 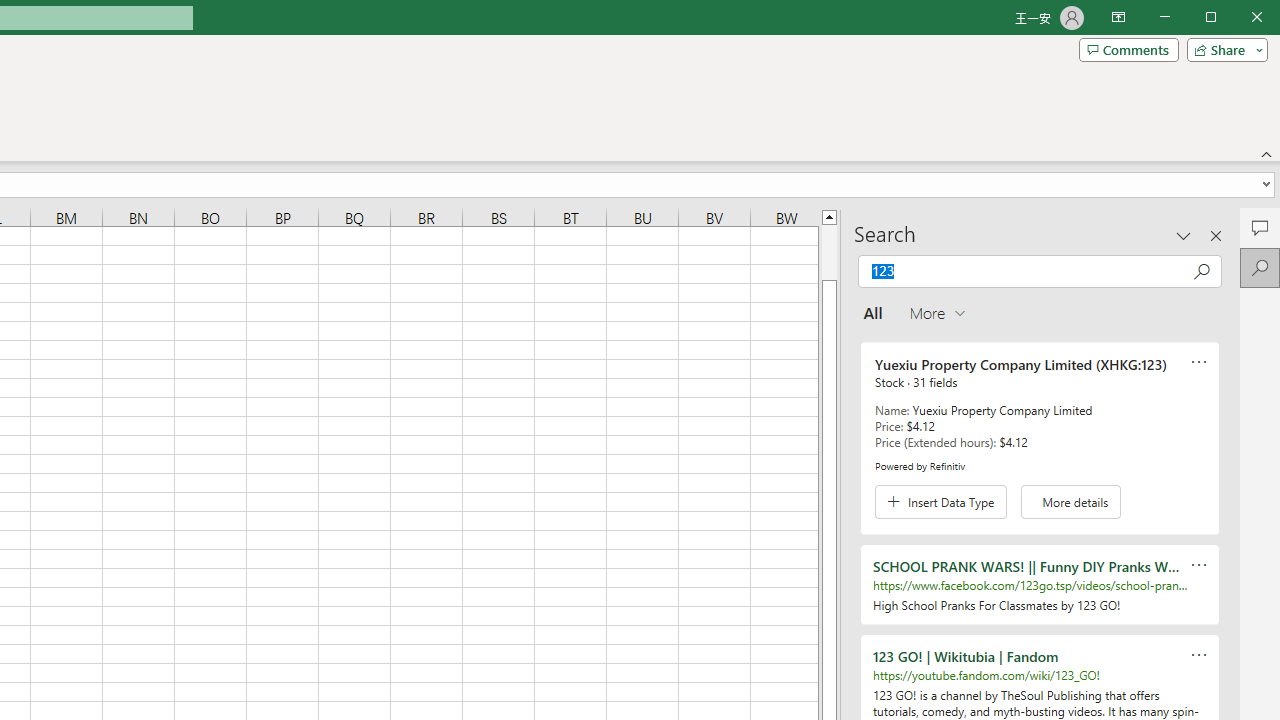 I want to click on 'Close pane', so click(x=1215, y=234).